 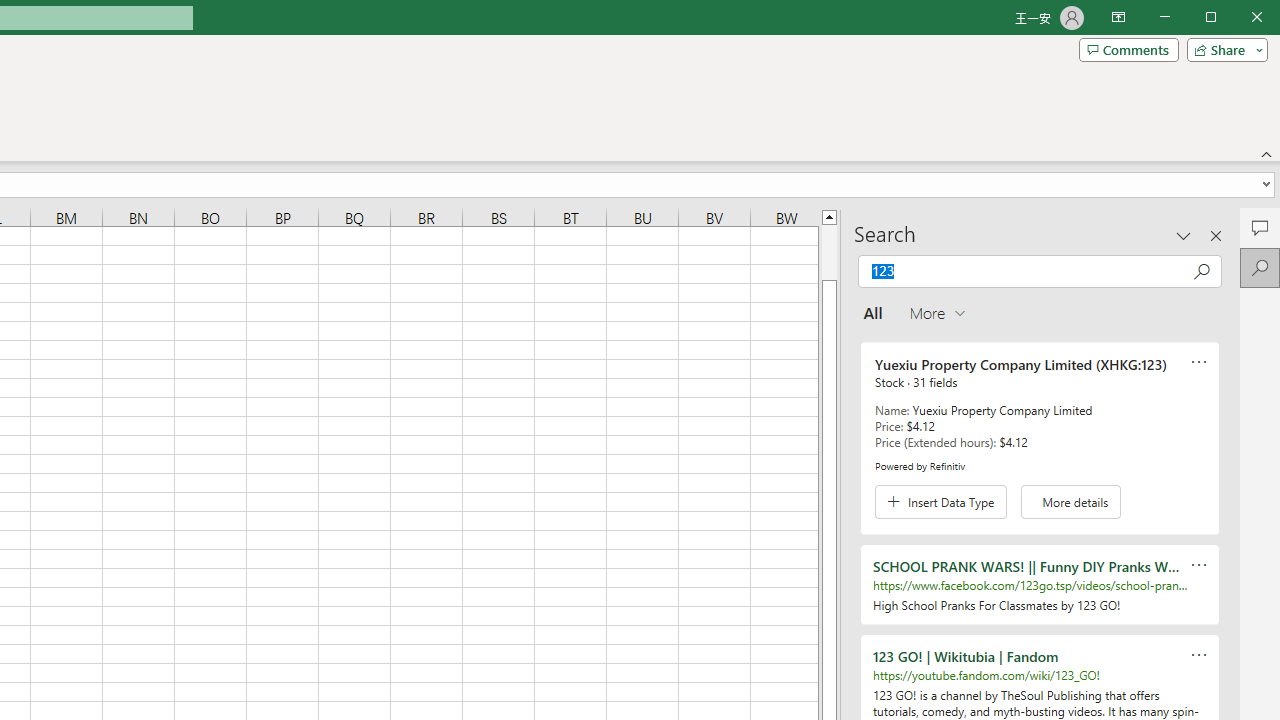 I want to click on 'Close pane', so click(x=1215, y=234).